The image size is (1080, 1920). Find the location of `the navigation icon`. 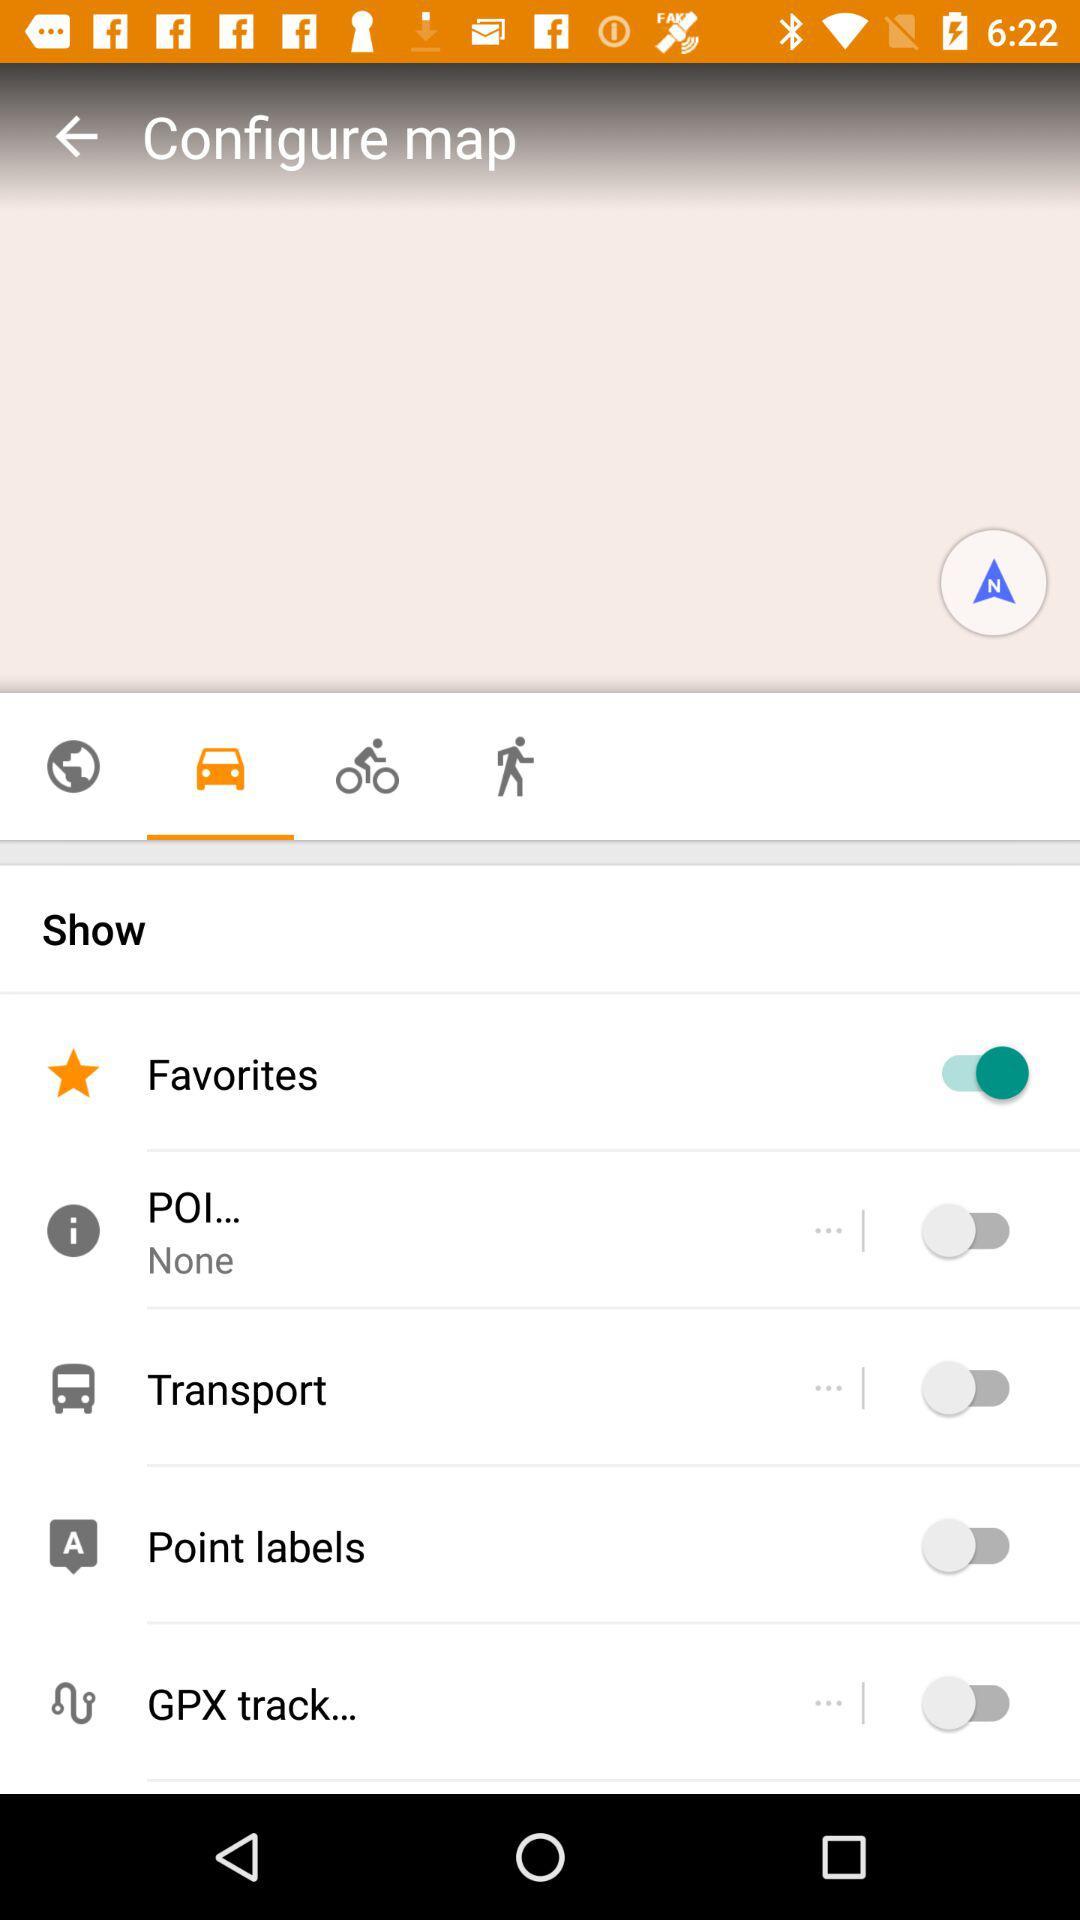

the navigation icon is located at coordinates (993, 581).